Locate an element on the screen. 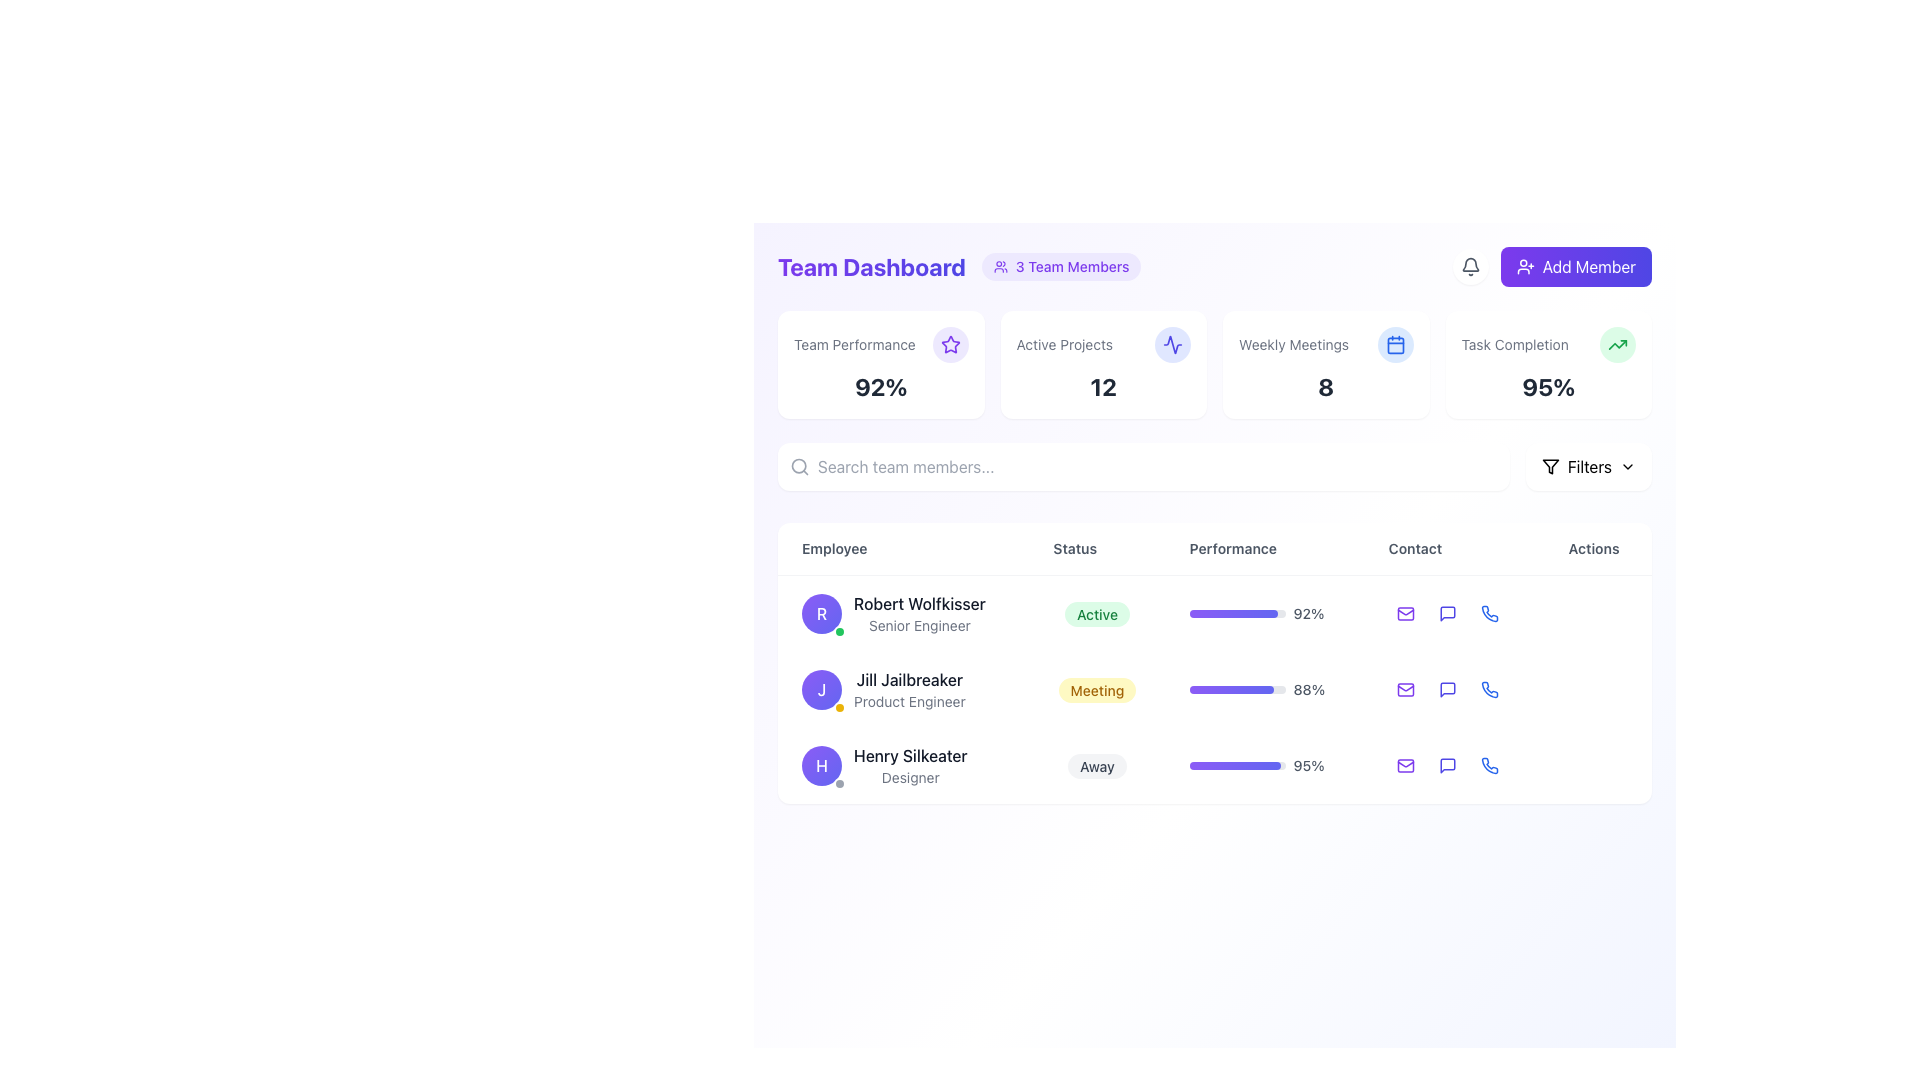 This screenshot has height=1080, width=1920. the percentage value display (92%) located to the right of the horizontal progress bar in the tabular layout is located at coordinates (1309, 612).